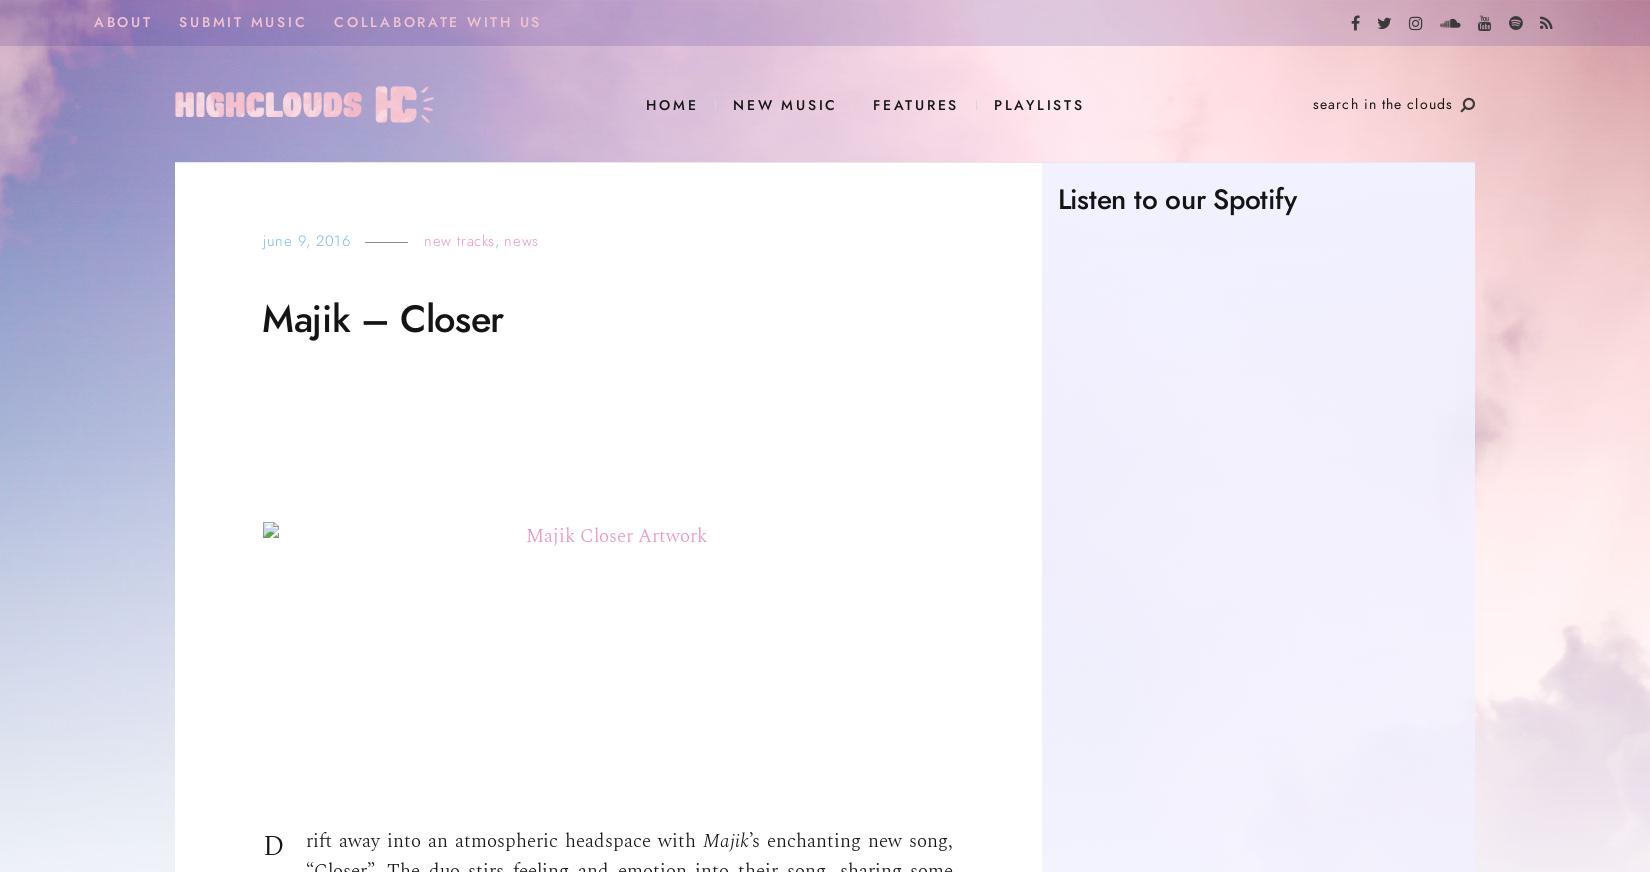  I want to click on 'News', so click(520, 240).